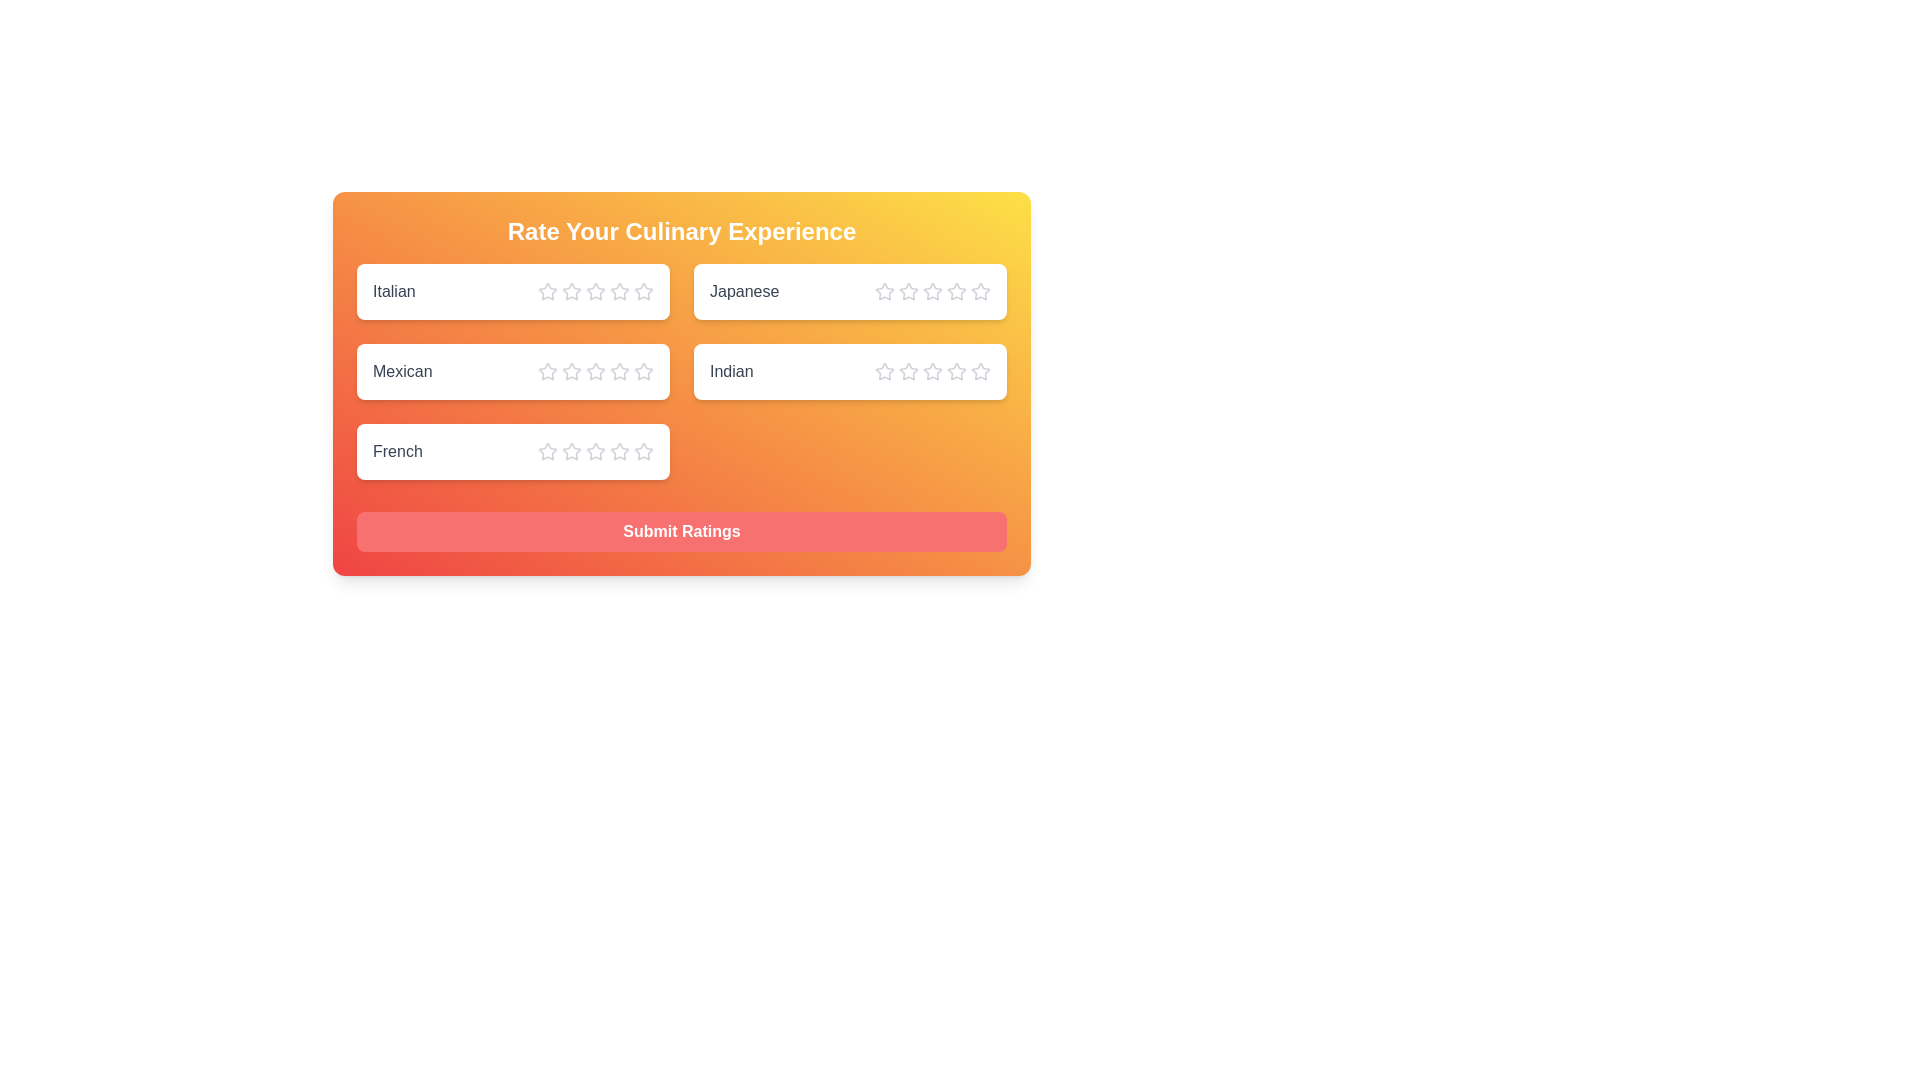  What do you see at coordinates (643, 292) in the screenshot?
I see `the star corresponding to the rating 5 for the cuisine Italian` at bounding box center [643, 292].